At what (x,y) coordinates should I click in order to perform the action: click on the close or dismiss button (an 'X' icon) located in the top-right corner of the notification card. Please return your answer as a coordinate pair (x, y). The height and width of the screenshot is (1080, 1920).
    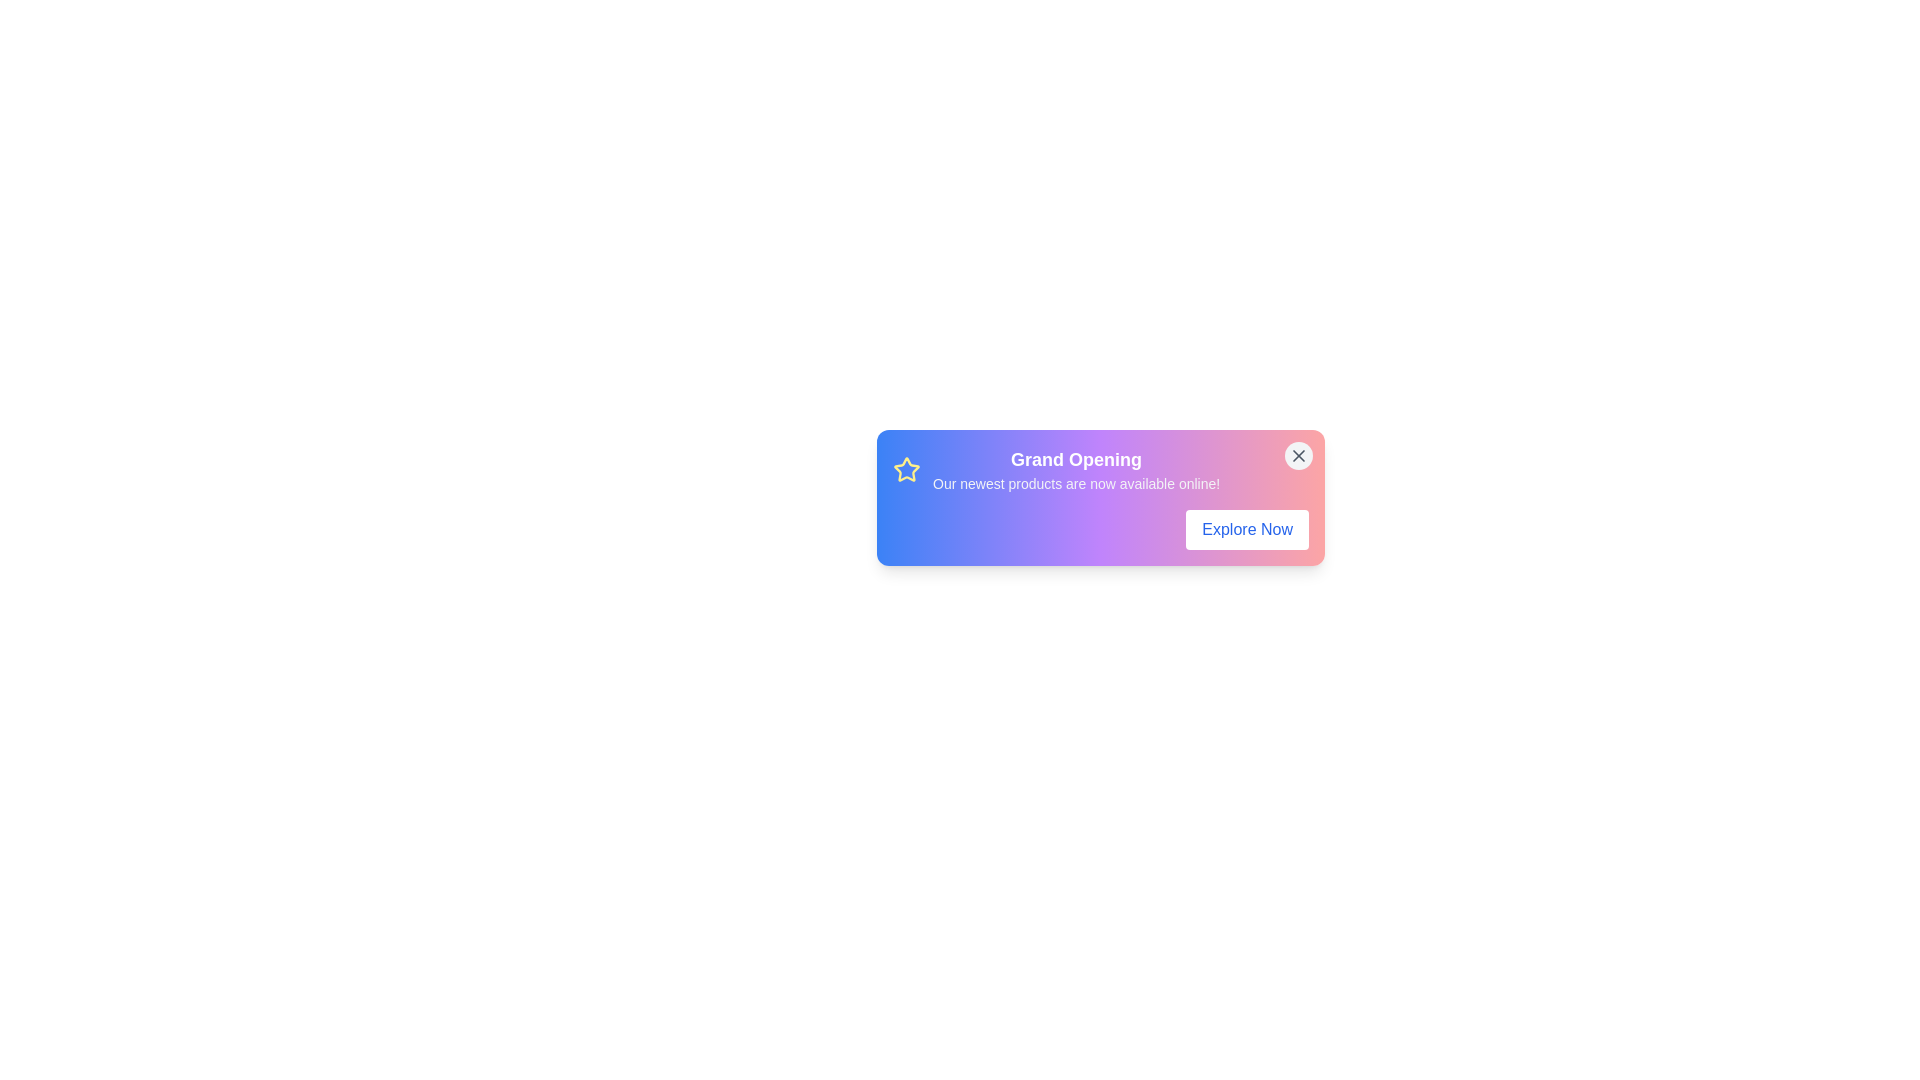
    Looking at the image, I should click on (1299, 455).